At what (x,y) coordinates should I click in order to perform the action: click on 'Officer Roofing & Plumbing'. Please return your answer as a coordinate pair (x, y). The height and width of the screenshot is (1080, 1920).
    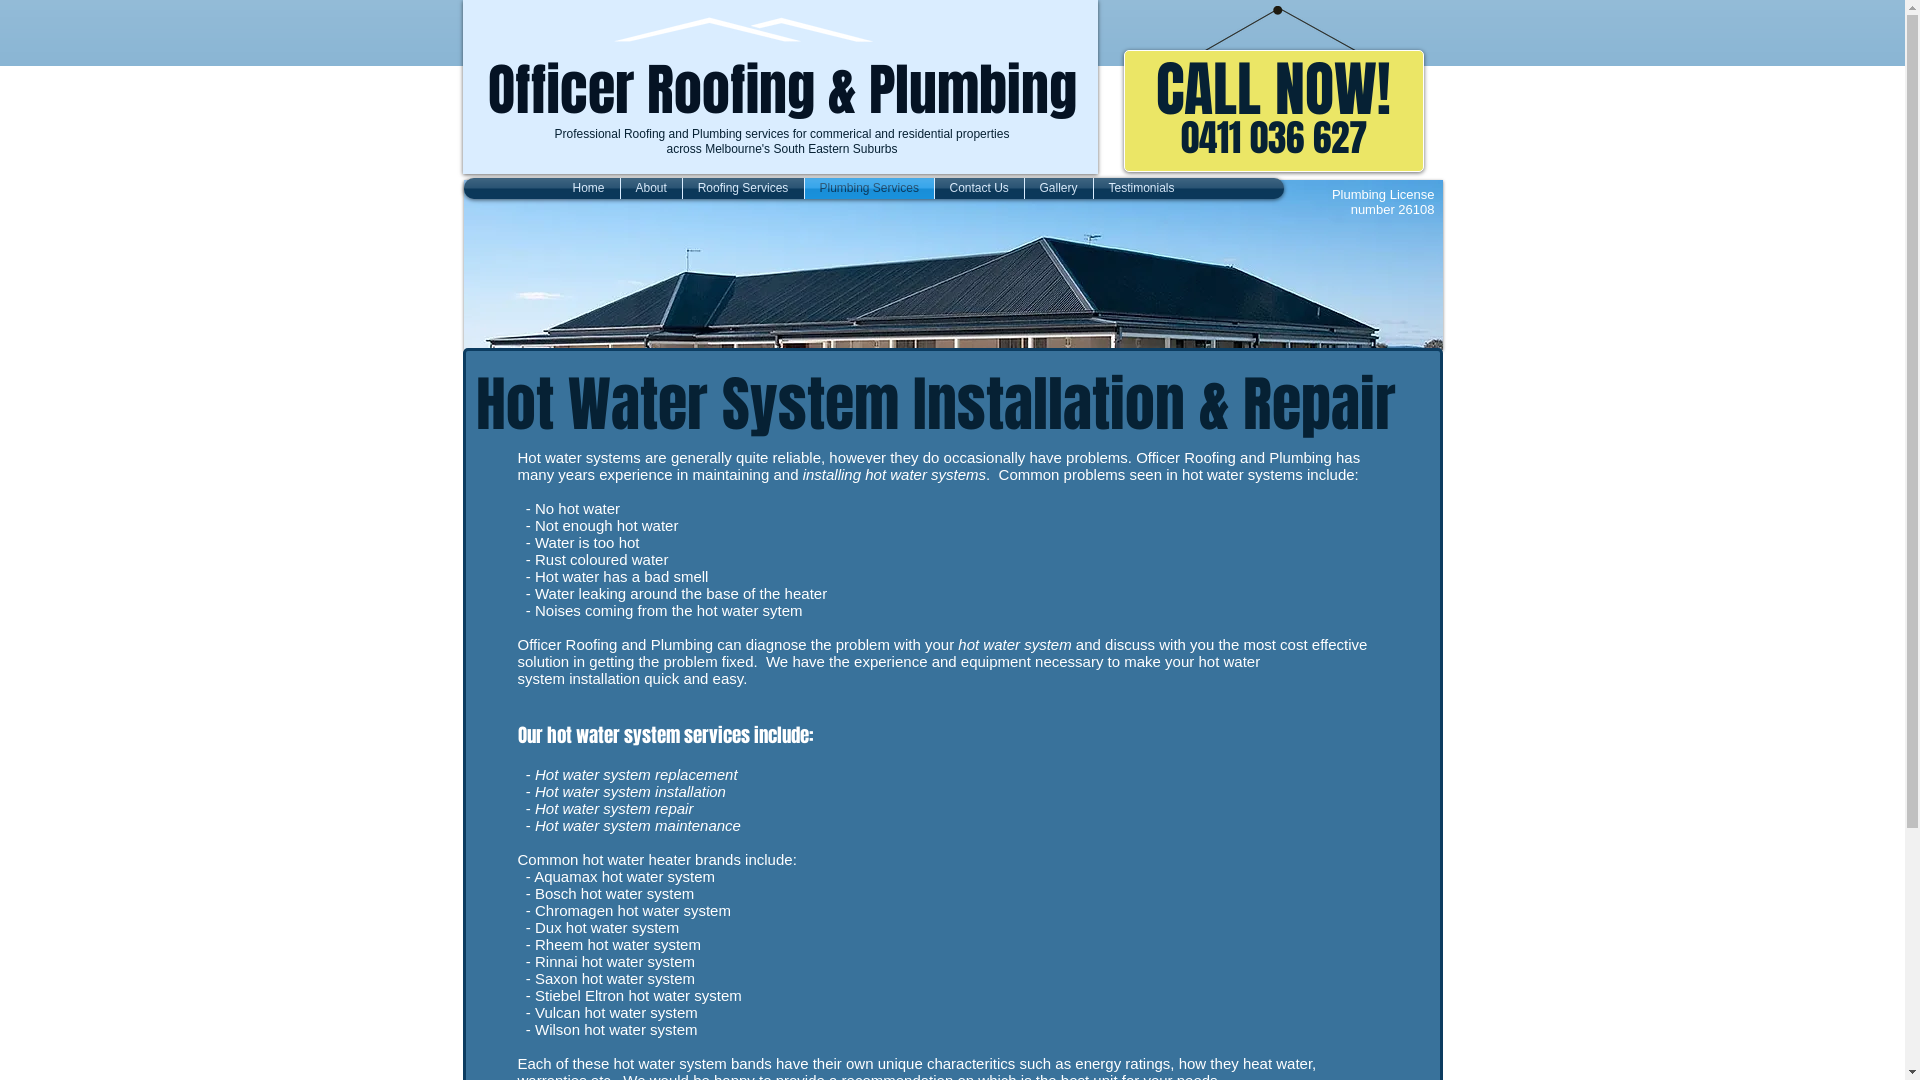
    Looking at the image, I should click on (781, 88).